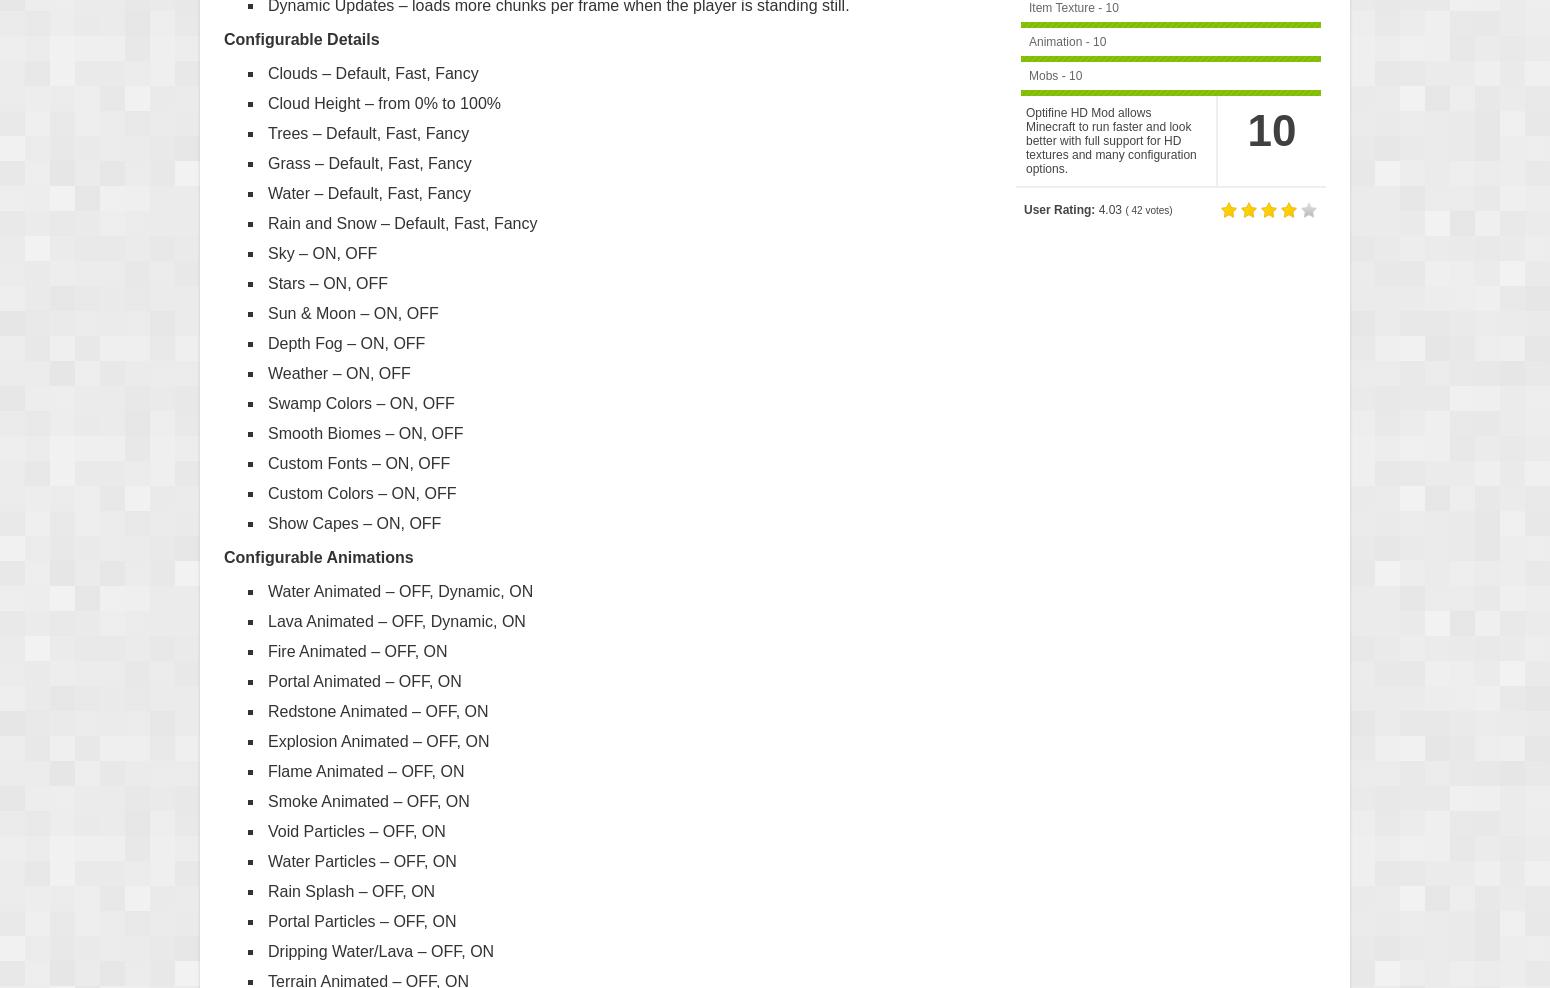 The image size is (1550, 988). I want to click on 'Water Particles – OFF, ON', so click(360, 860).